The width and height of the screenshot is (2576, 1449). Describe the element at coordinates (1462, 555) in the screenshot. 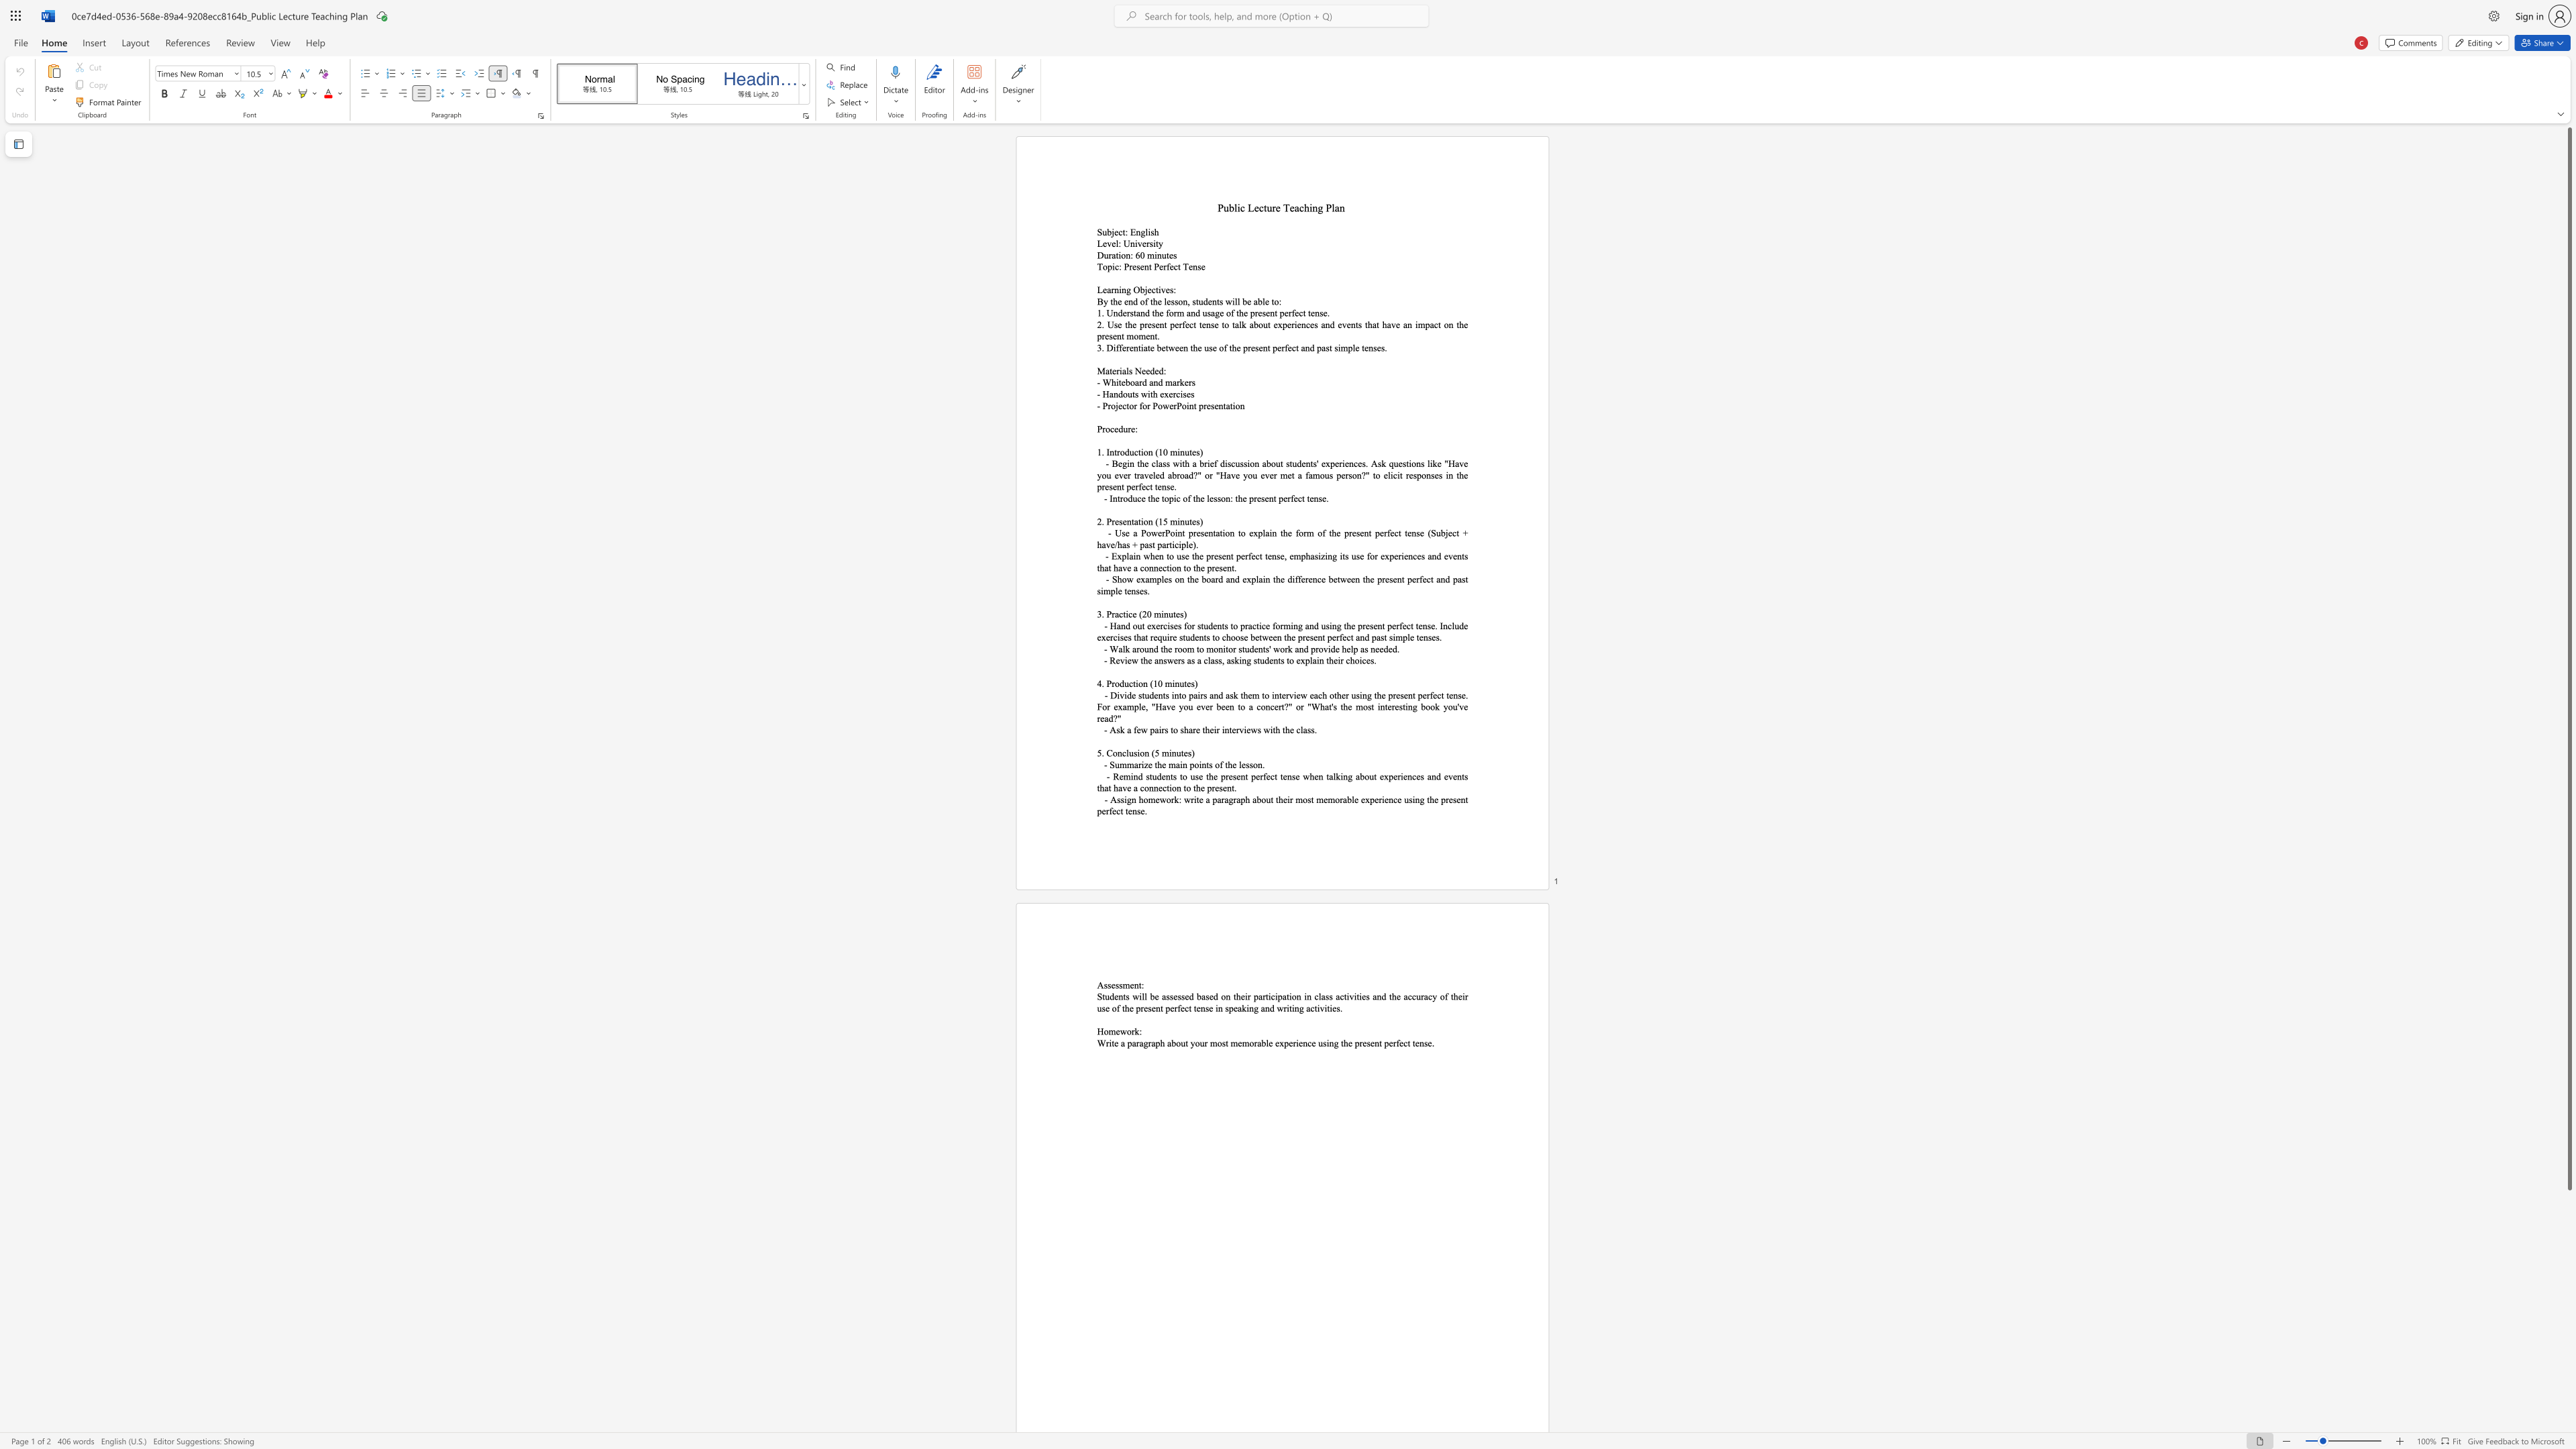

I see `the 7th character "t" in the text` at that location.